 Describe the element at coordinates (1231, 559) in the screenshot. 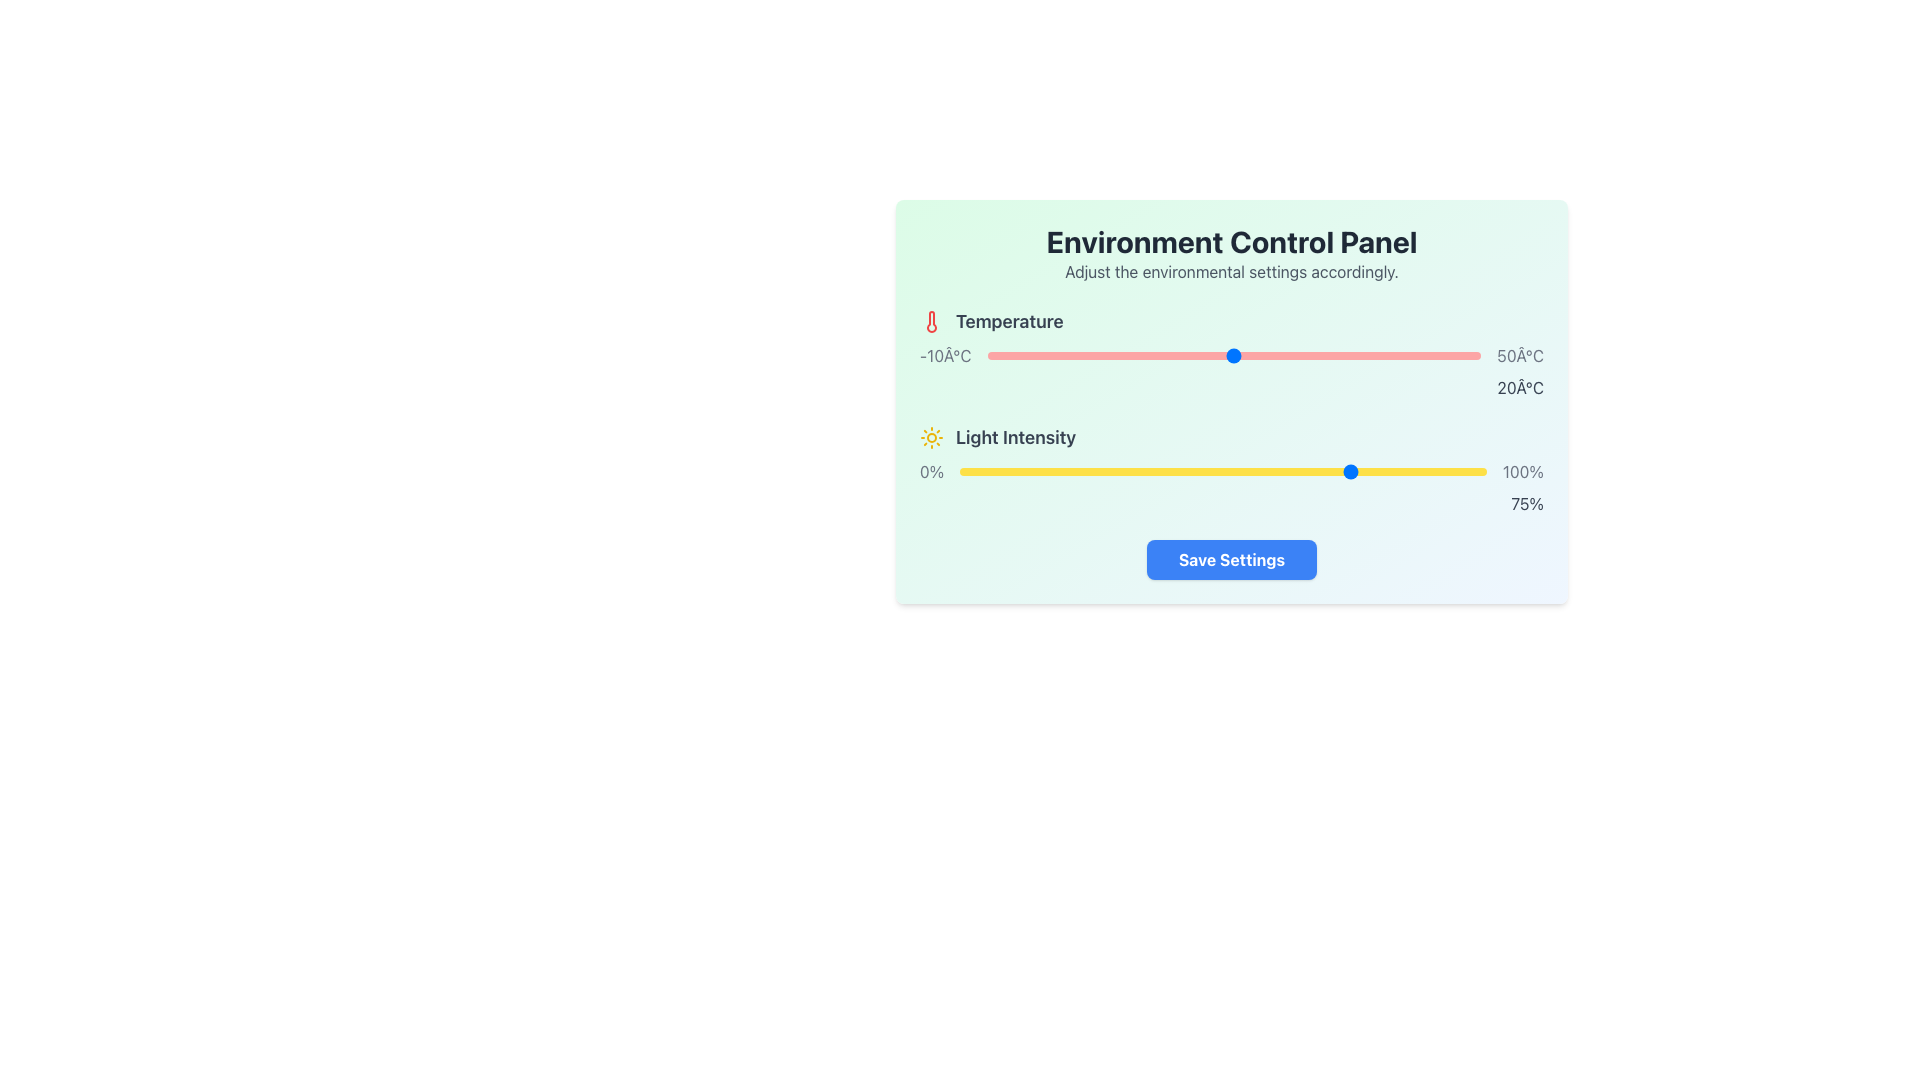

I see `the 'Save Settings' button with a bold blue background and white text located at the bottom center of the 'Environment Control Panel'` at that location.